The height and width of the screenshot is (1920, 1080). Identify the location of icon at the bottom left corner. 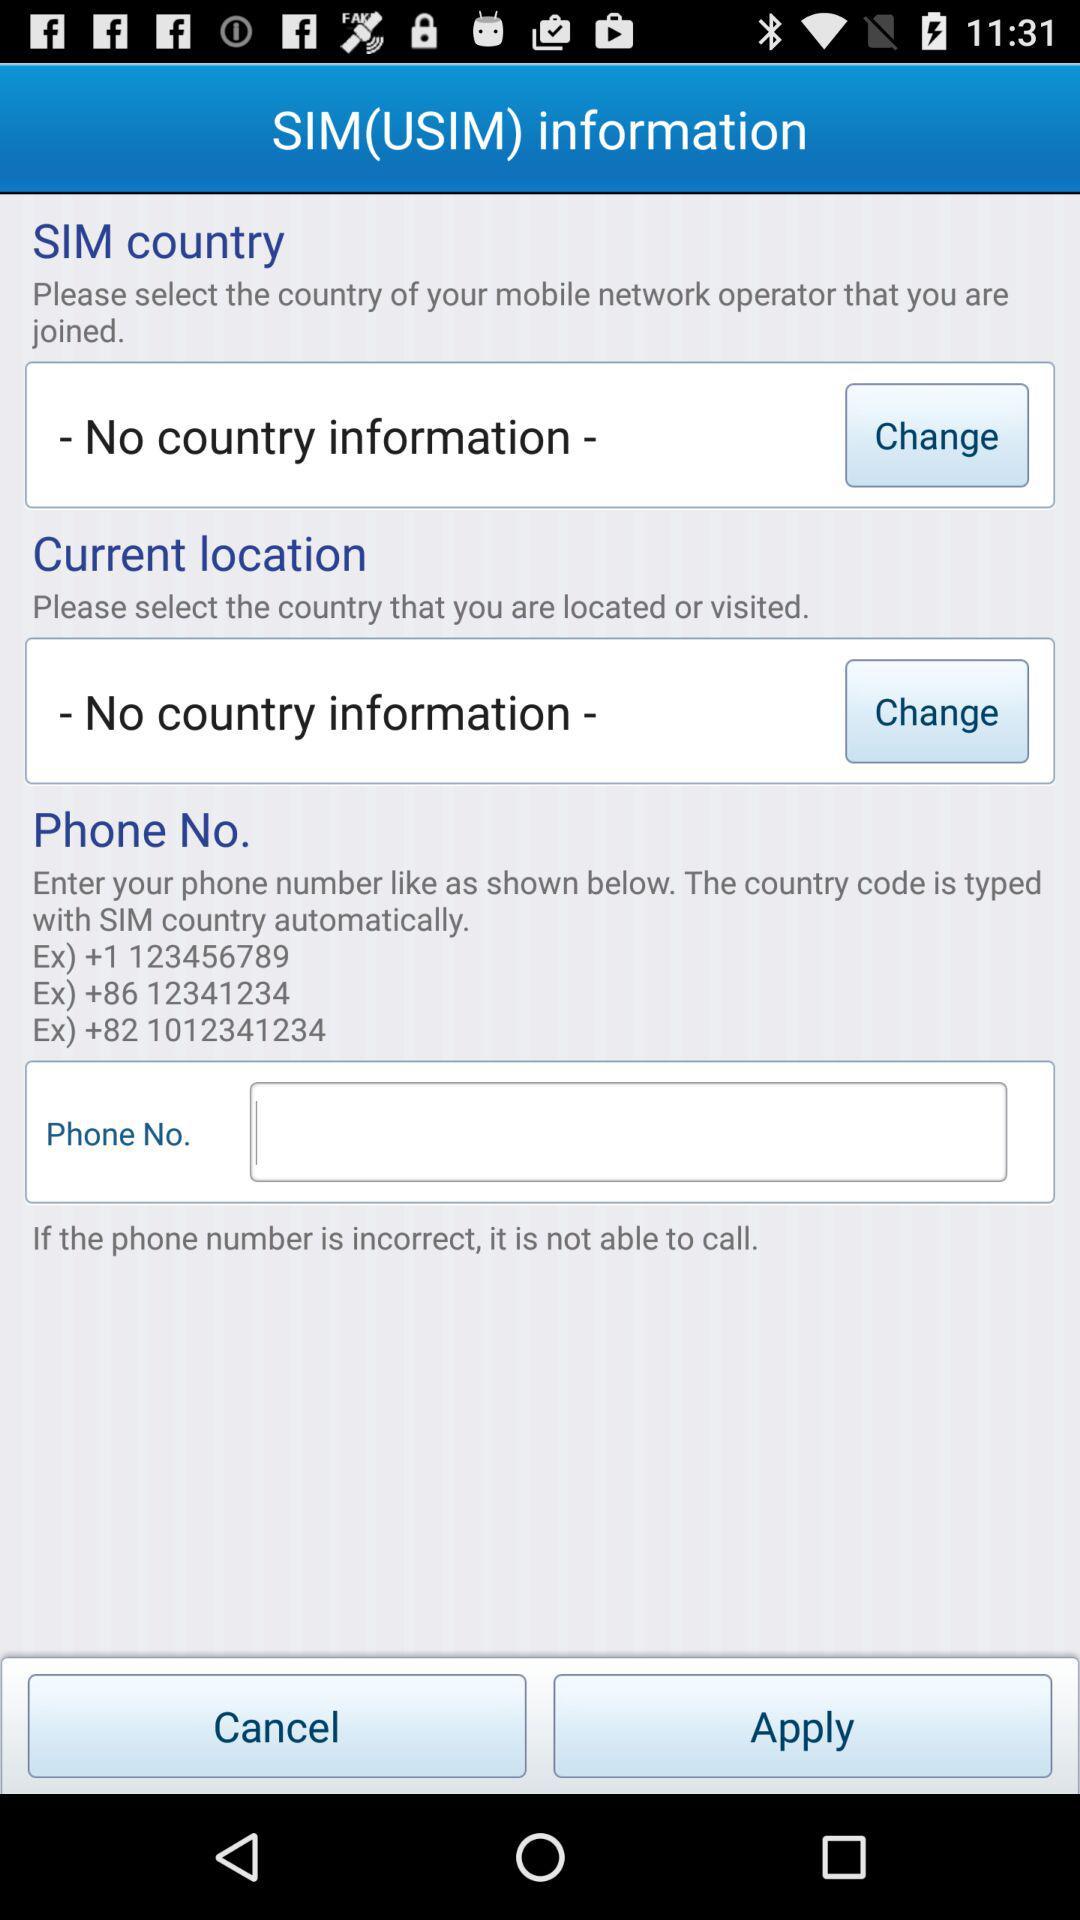
(277, 1725).